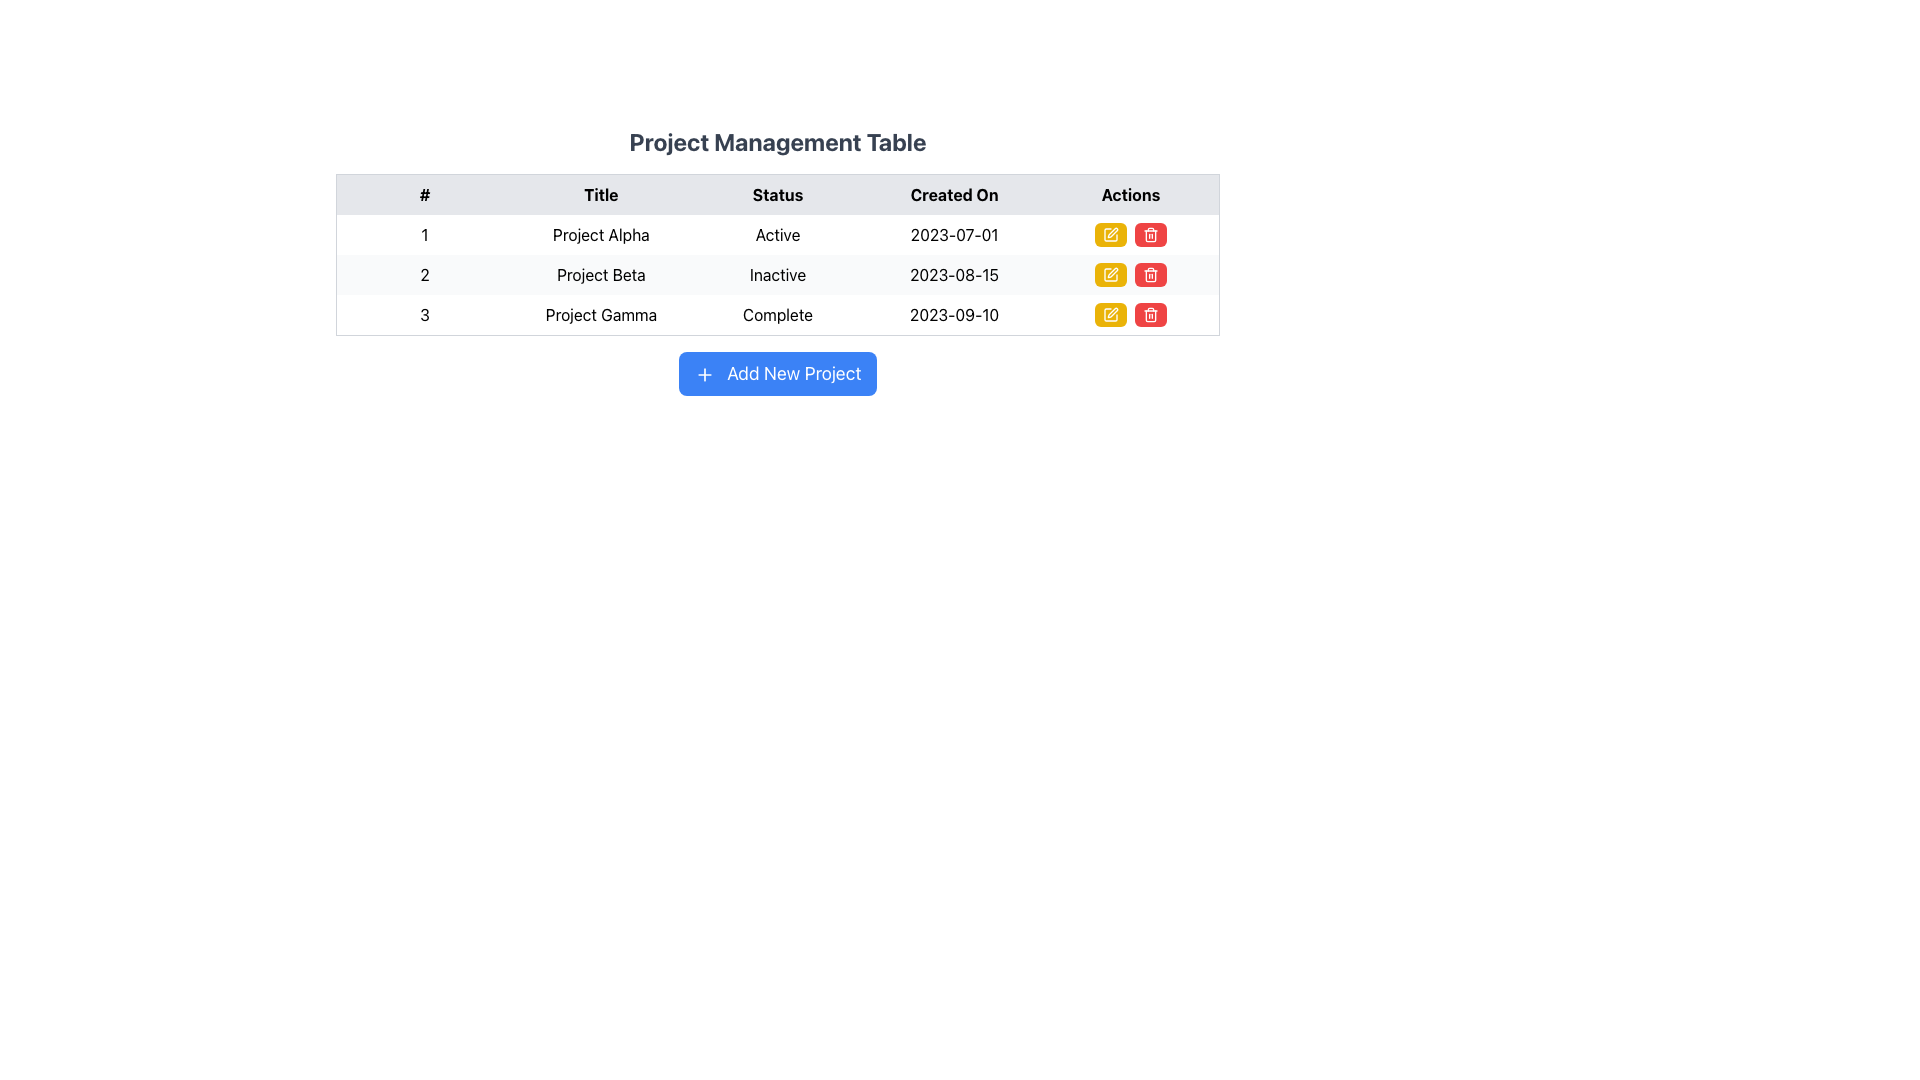  I want to click on the pen icon button in the second row of the 'Actions' column to initiate the edit action, so click(1109, 234).